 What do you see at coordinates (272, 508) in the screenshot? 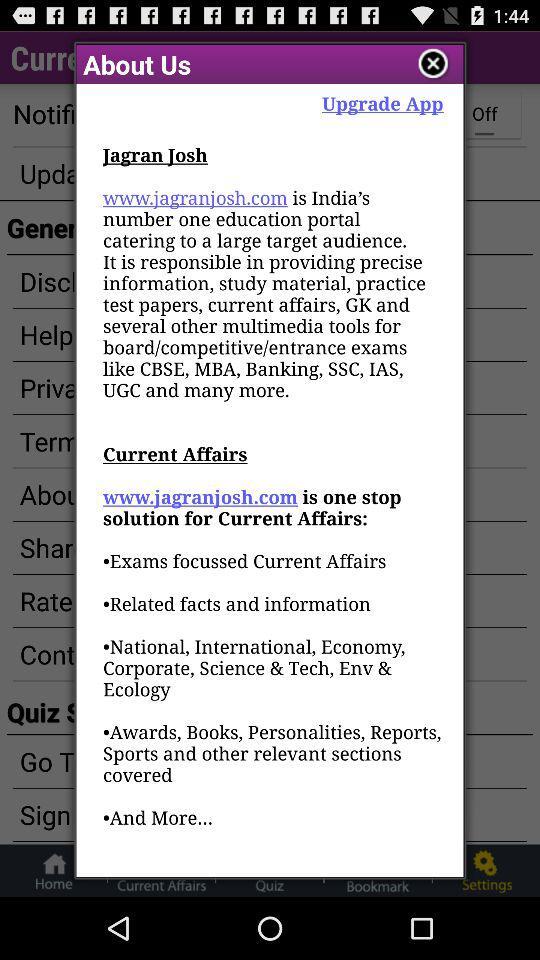
I see `the item below upgrade app item` at bounding box center [272, 508].